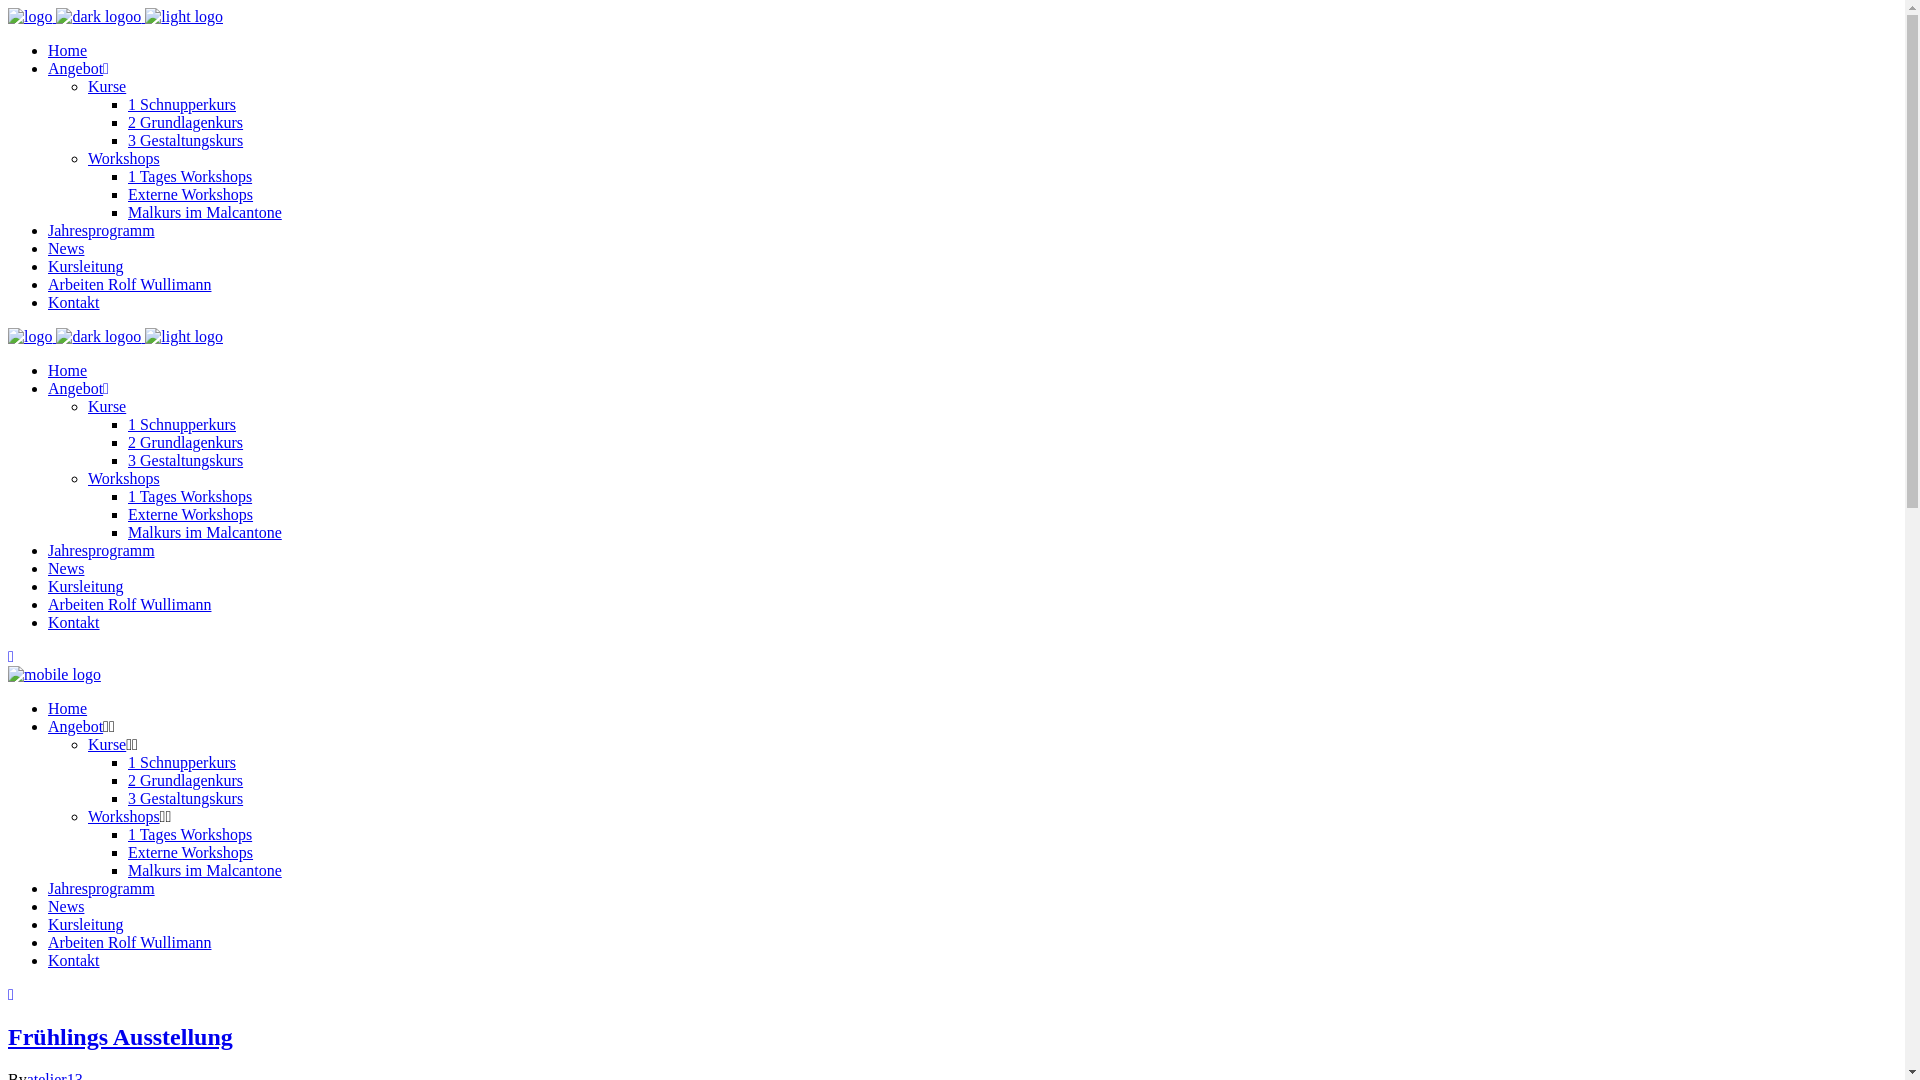 The height and width of the screenshot is (1080, 1920). I want to click on 'Malkurs im Malcantone', so click(205, 869).